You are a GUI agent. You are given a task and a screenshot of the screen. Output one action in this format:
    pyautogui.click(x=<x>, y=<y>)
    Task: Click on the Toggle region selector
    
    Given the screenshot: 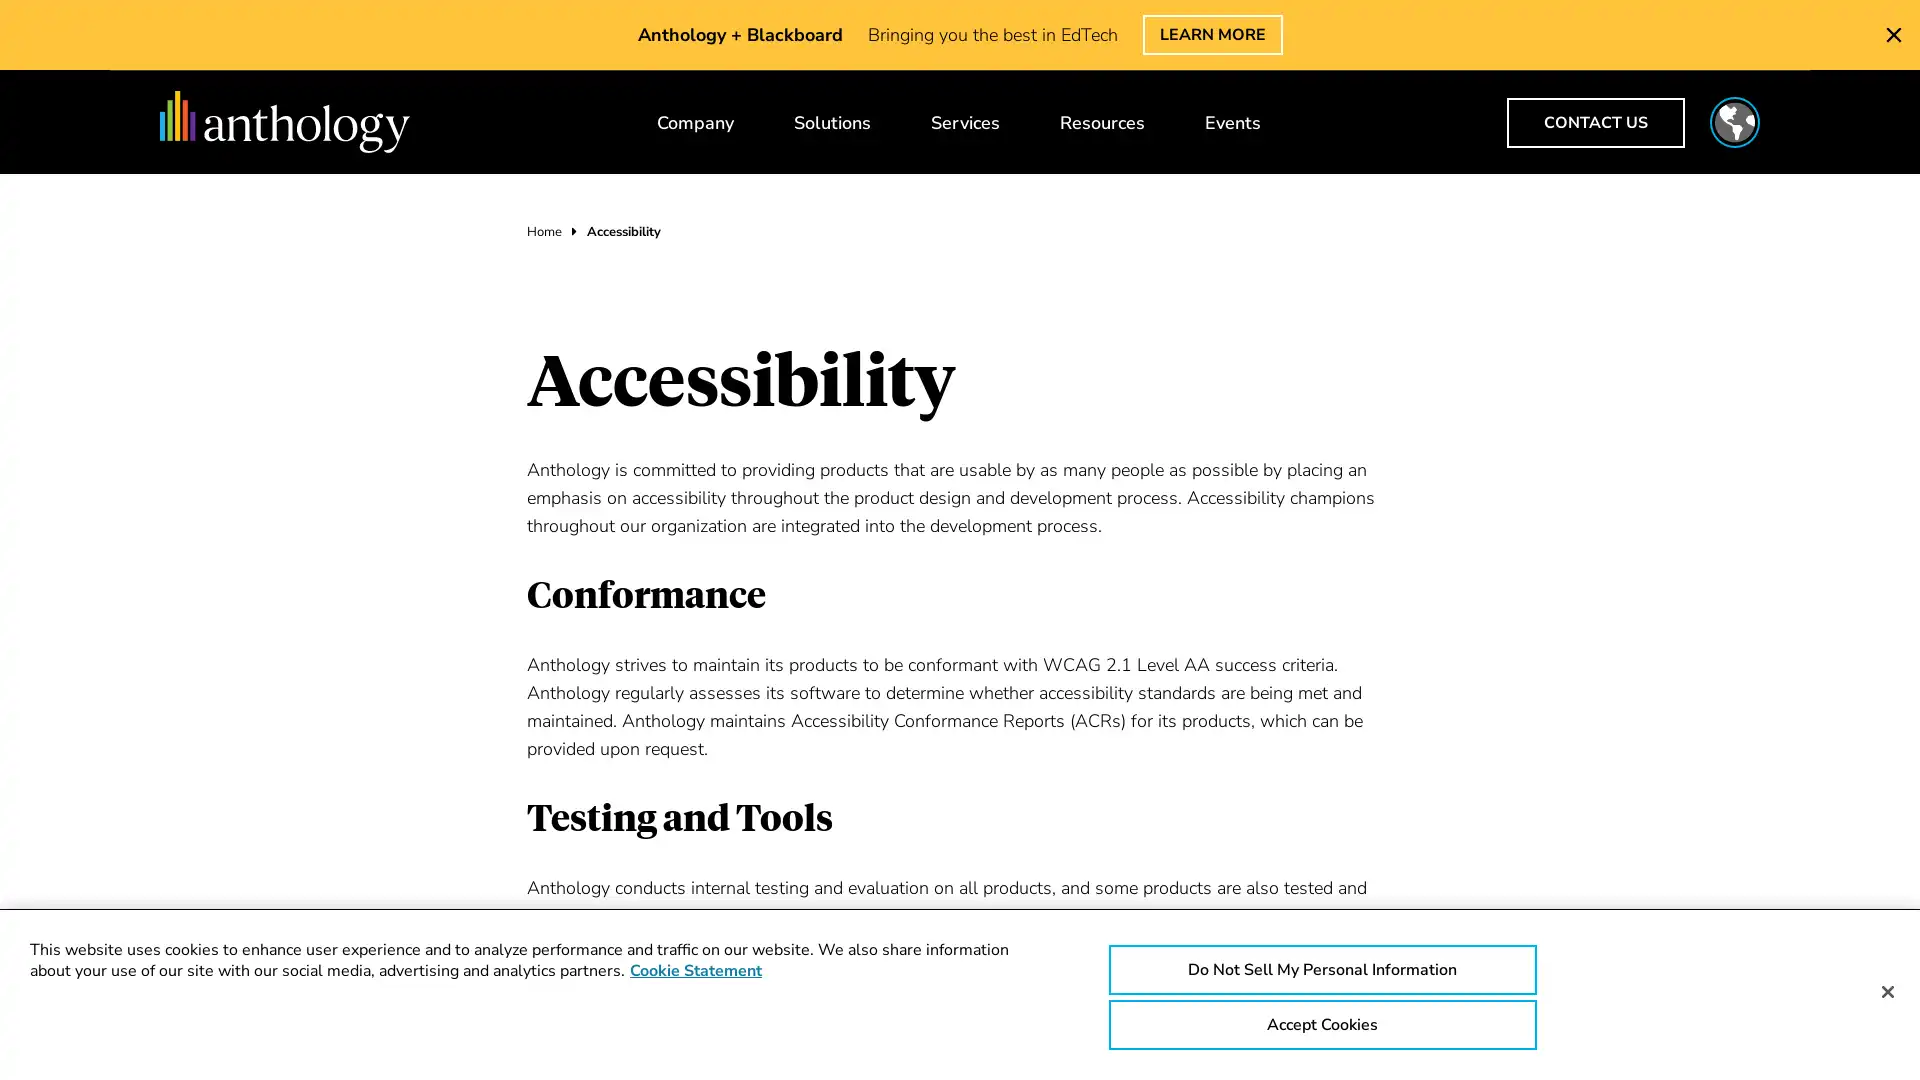 What is the action you would take?
    pyautogui.click(x=1733, y=122)
    